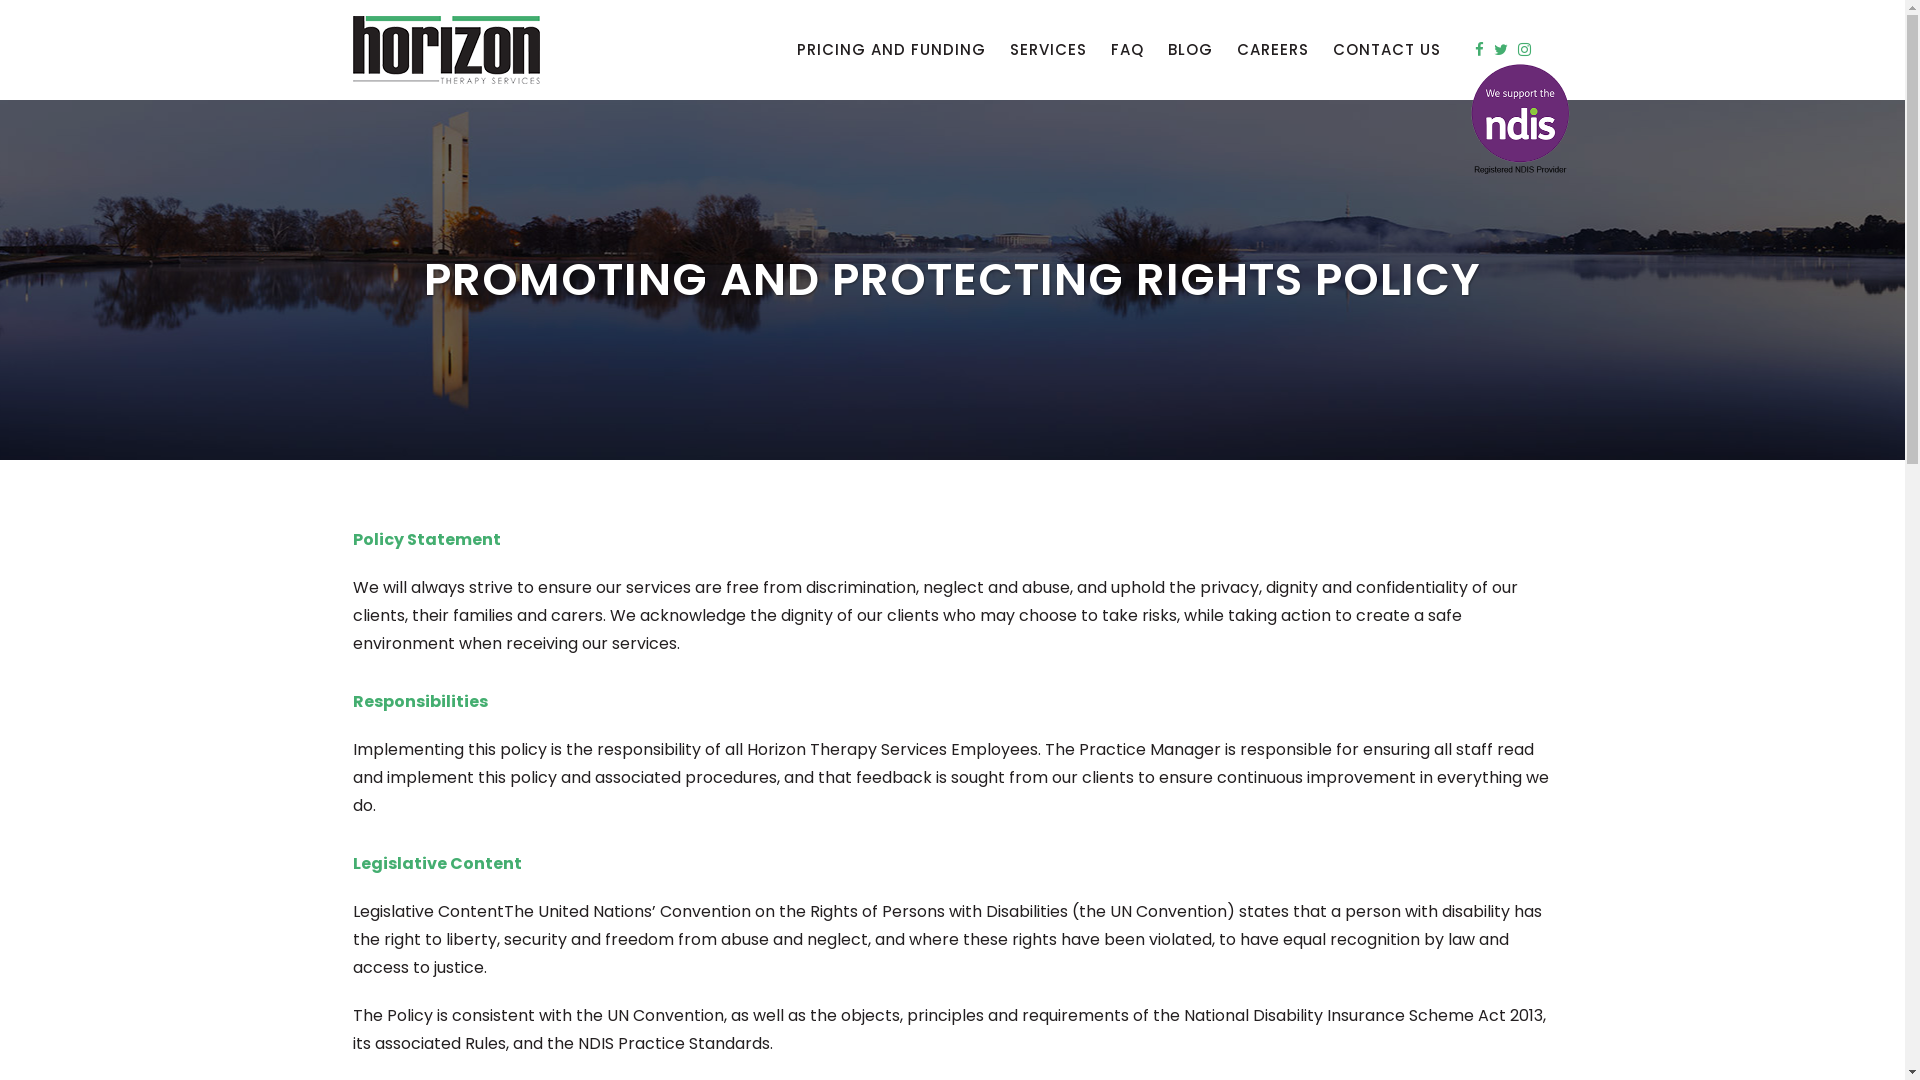 The width and height of the screenshot is (1920, 1080). What do you see at coordinates (1126, 49) in the screenshot?
I see `'FAQ'` at bounding box center [1126, 49].